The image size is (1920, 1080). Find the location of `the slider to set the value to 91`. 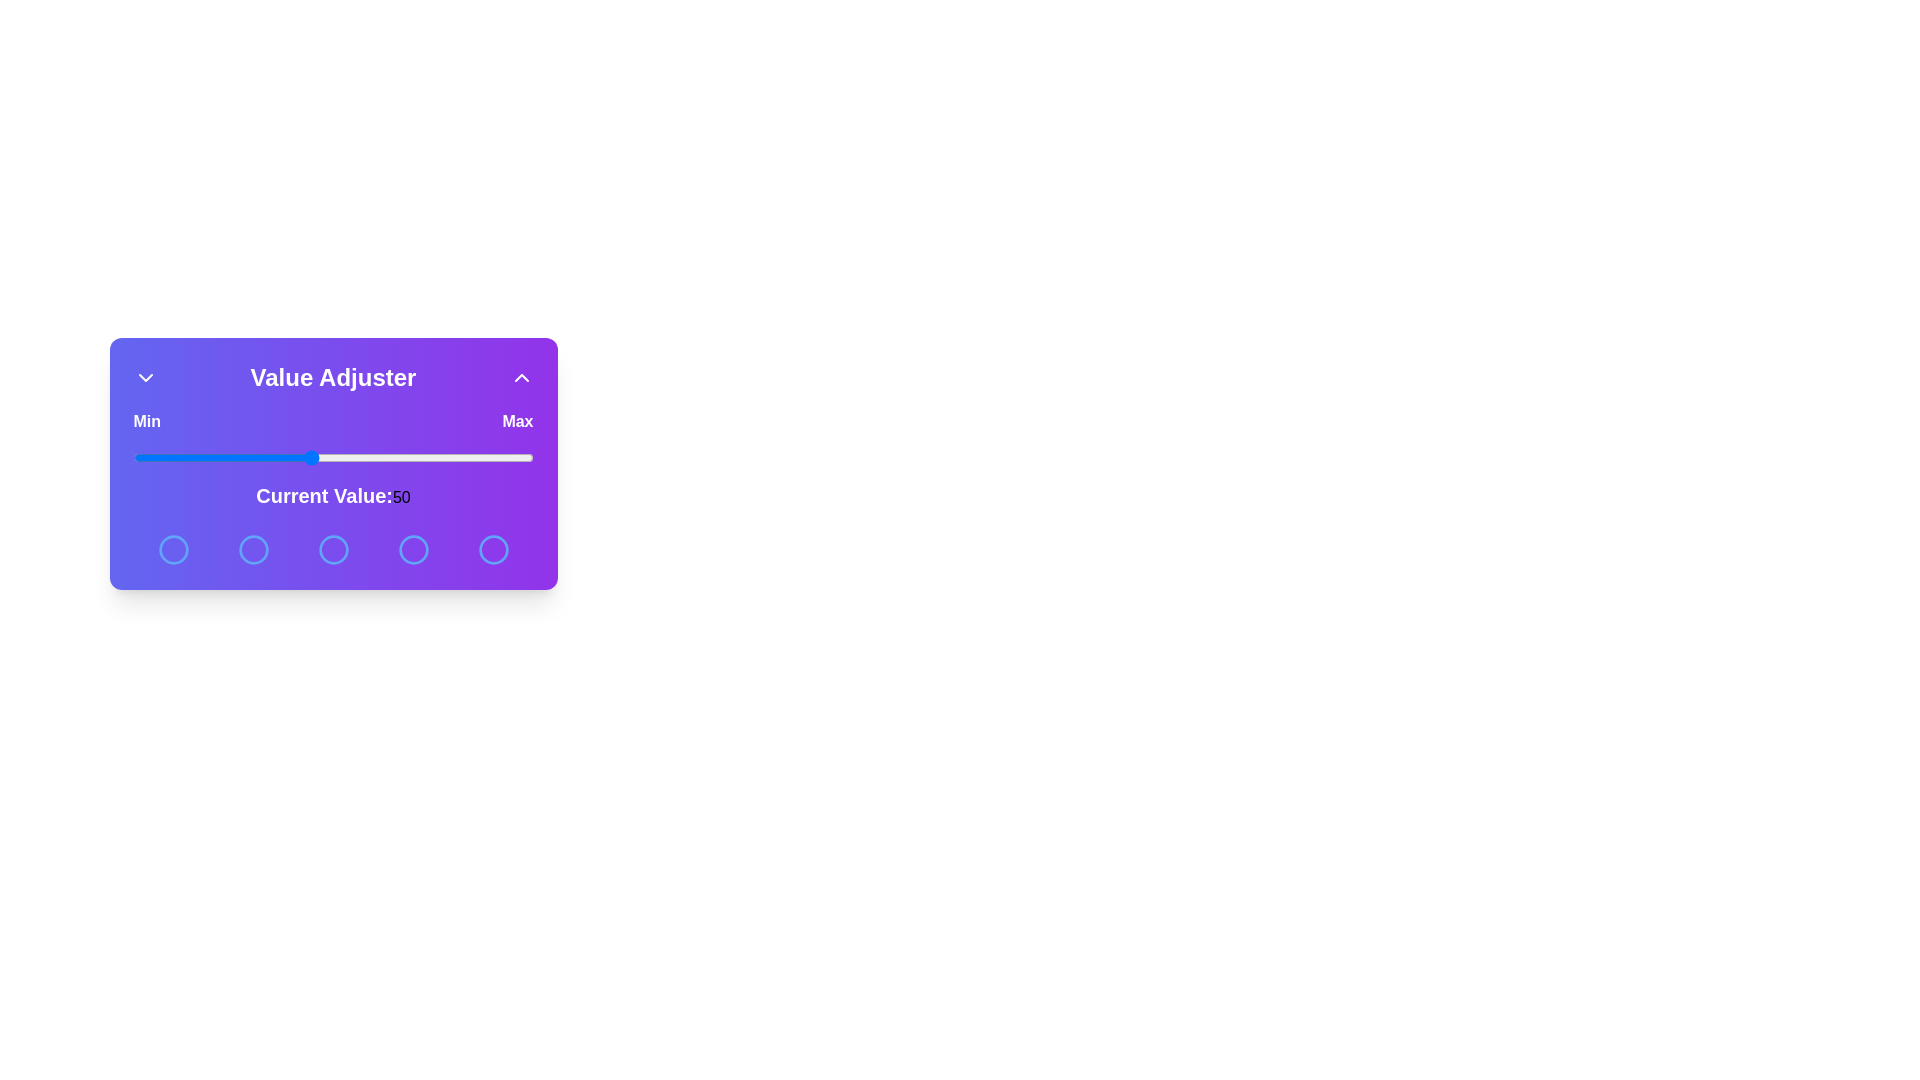

the slider to set the value to 91 is located at coordinates (493, 458).